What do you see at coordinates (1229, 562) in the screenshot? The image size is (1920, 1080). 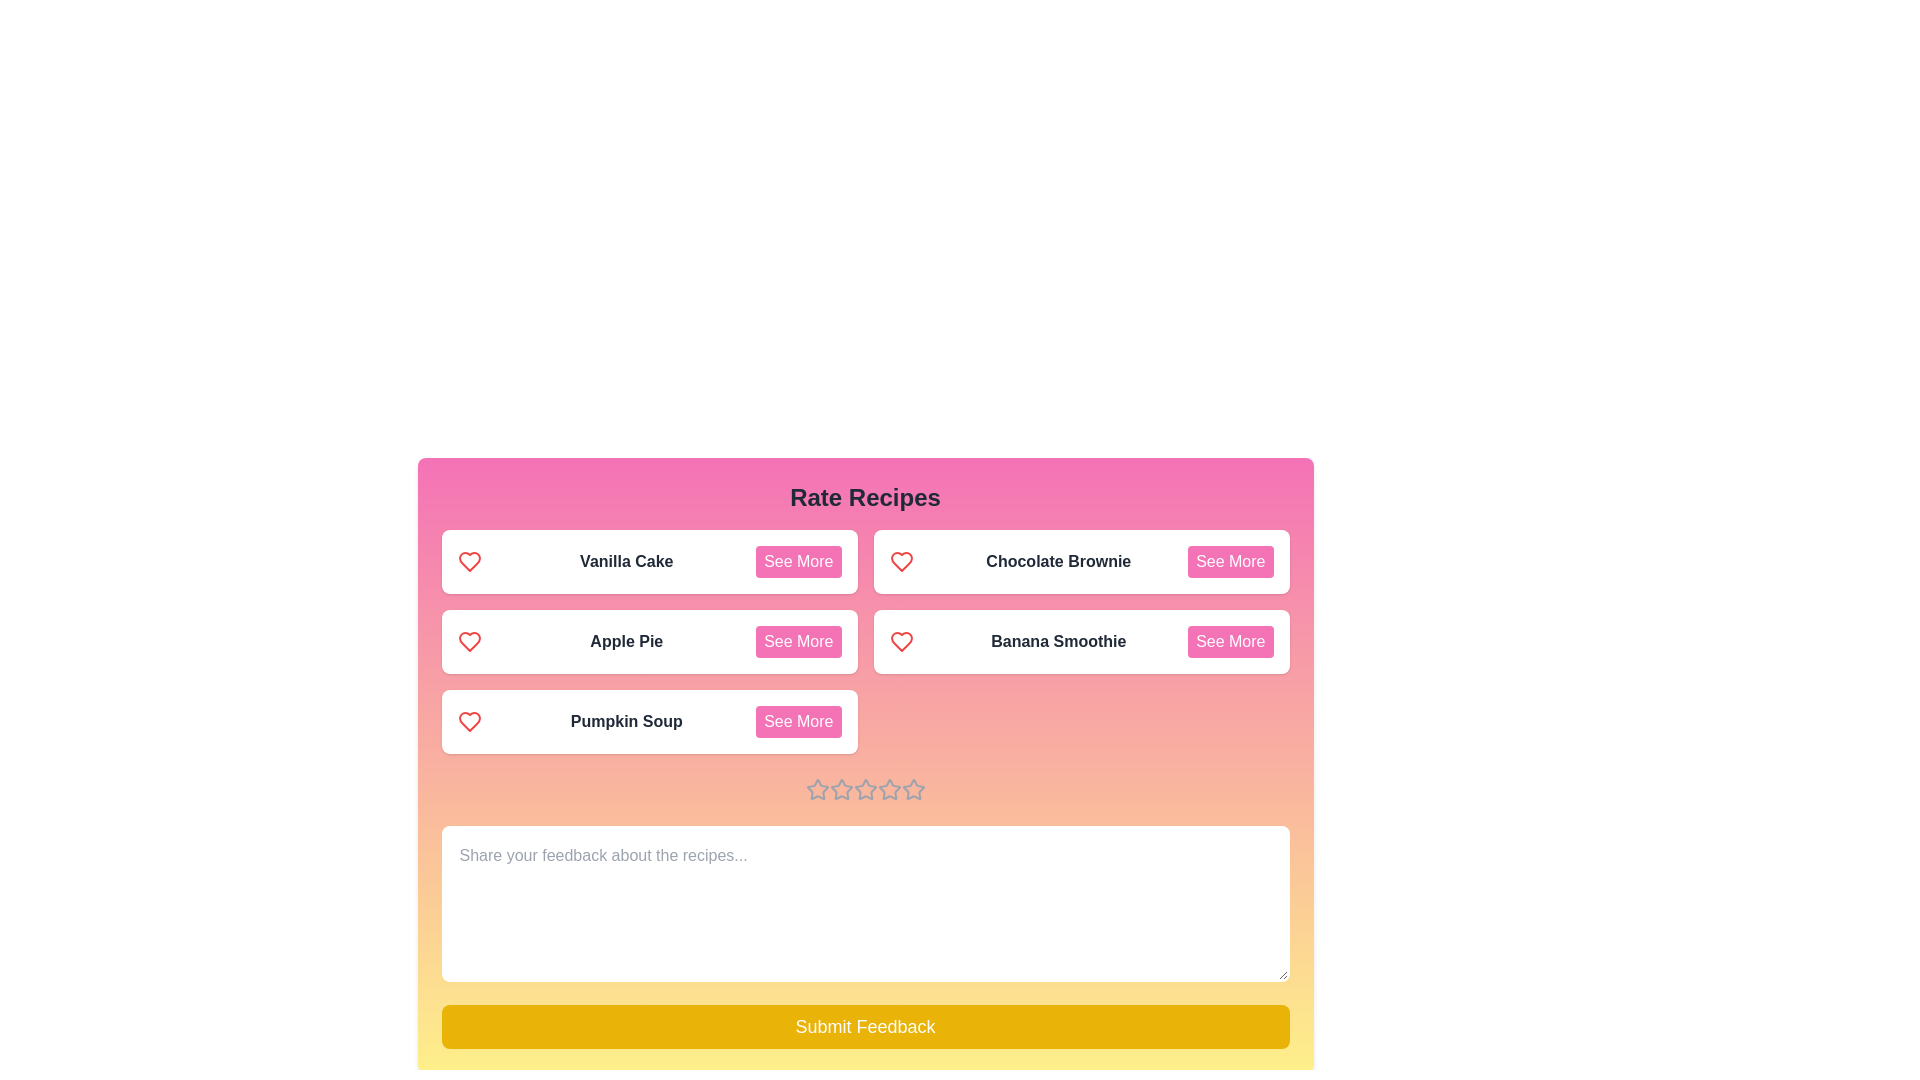 I see `the 'See More' button for the recipe Chocolate Brownie` at bounding box center [1229, 562].